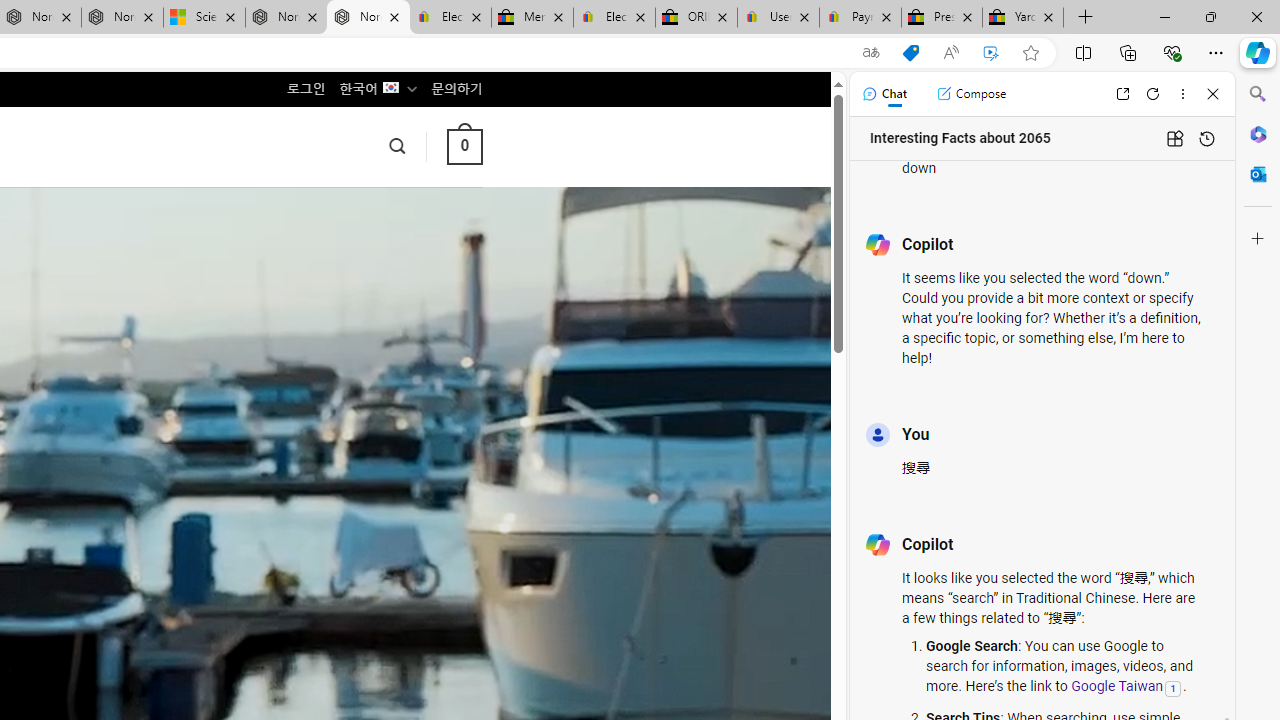 This screenshot has height=720, width=1280. Describe the element at coordinates (991, 52) in the screenshot. I see `'Enhance video'` at that location.